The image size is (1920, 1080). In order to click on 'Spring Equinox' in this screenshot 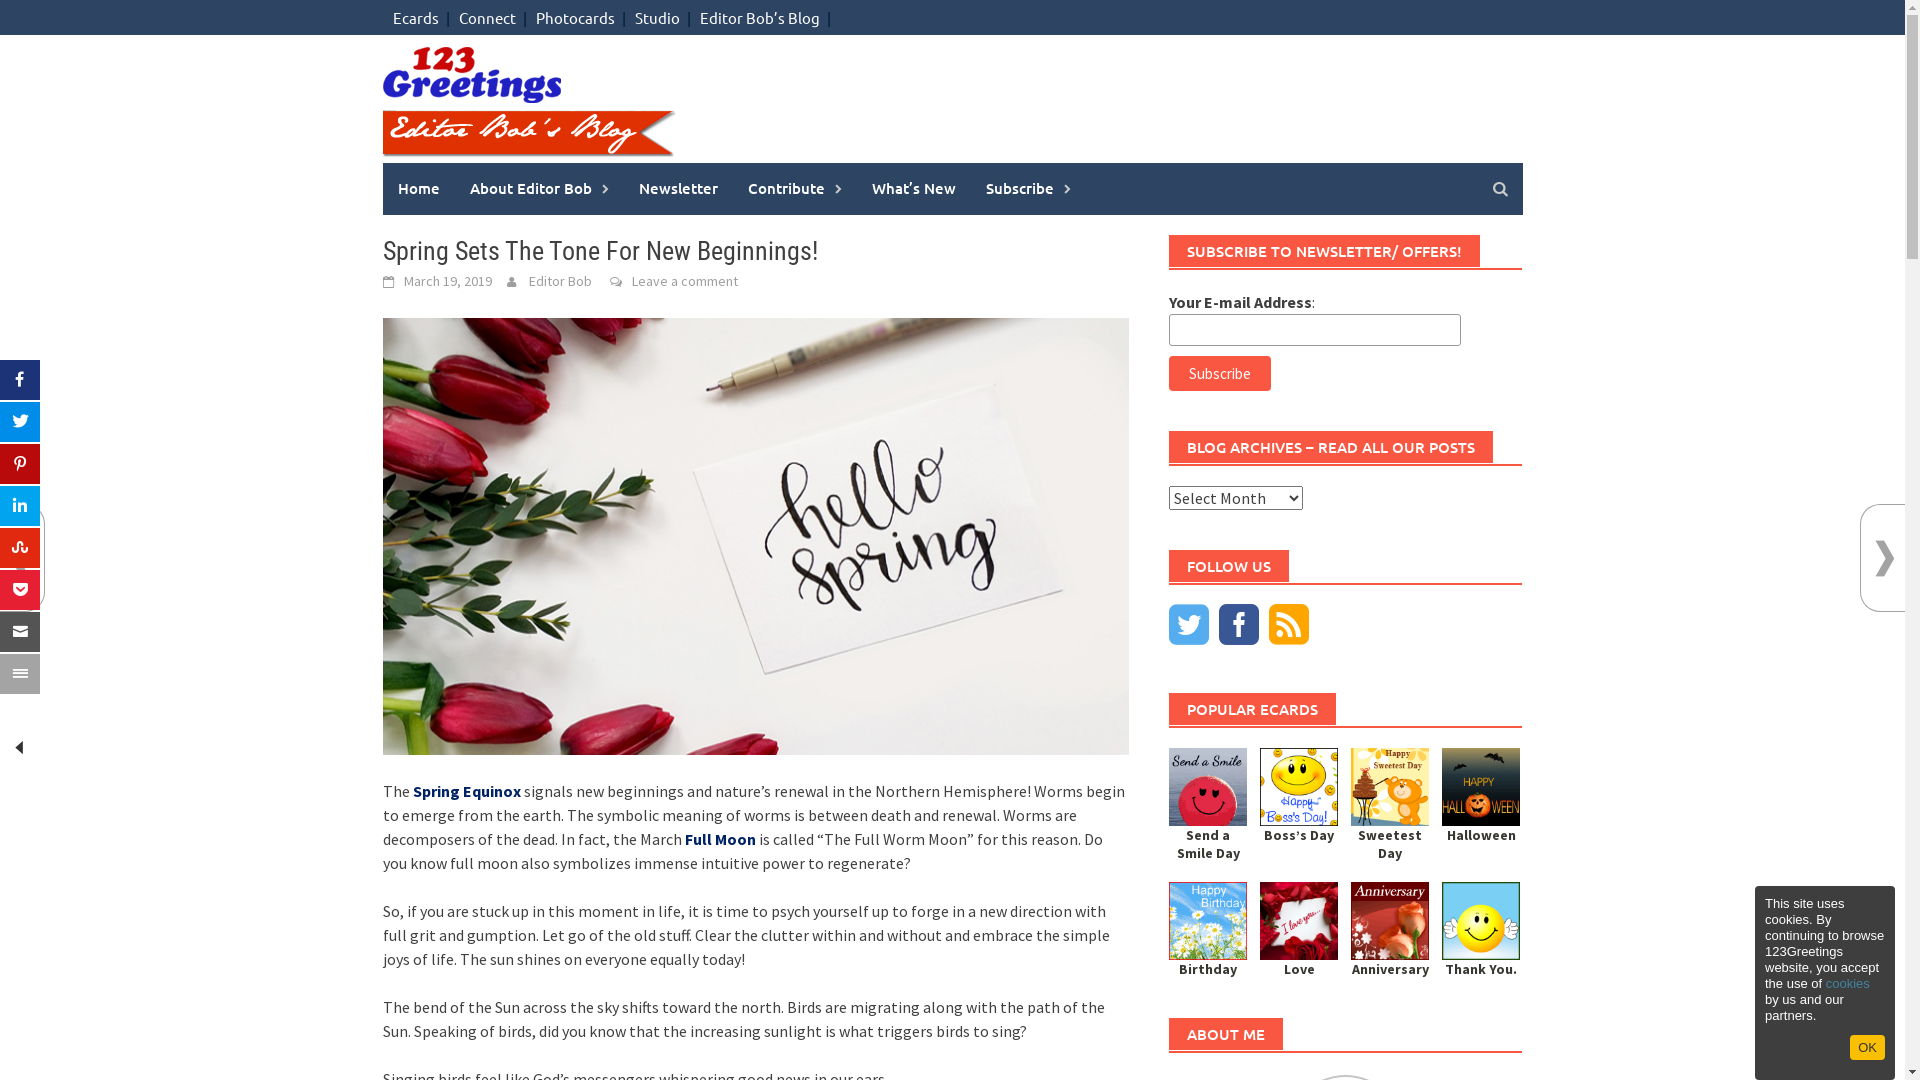, I will do `click(464, 789)`.